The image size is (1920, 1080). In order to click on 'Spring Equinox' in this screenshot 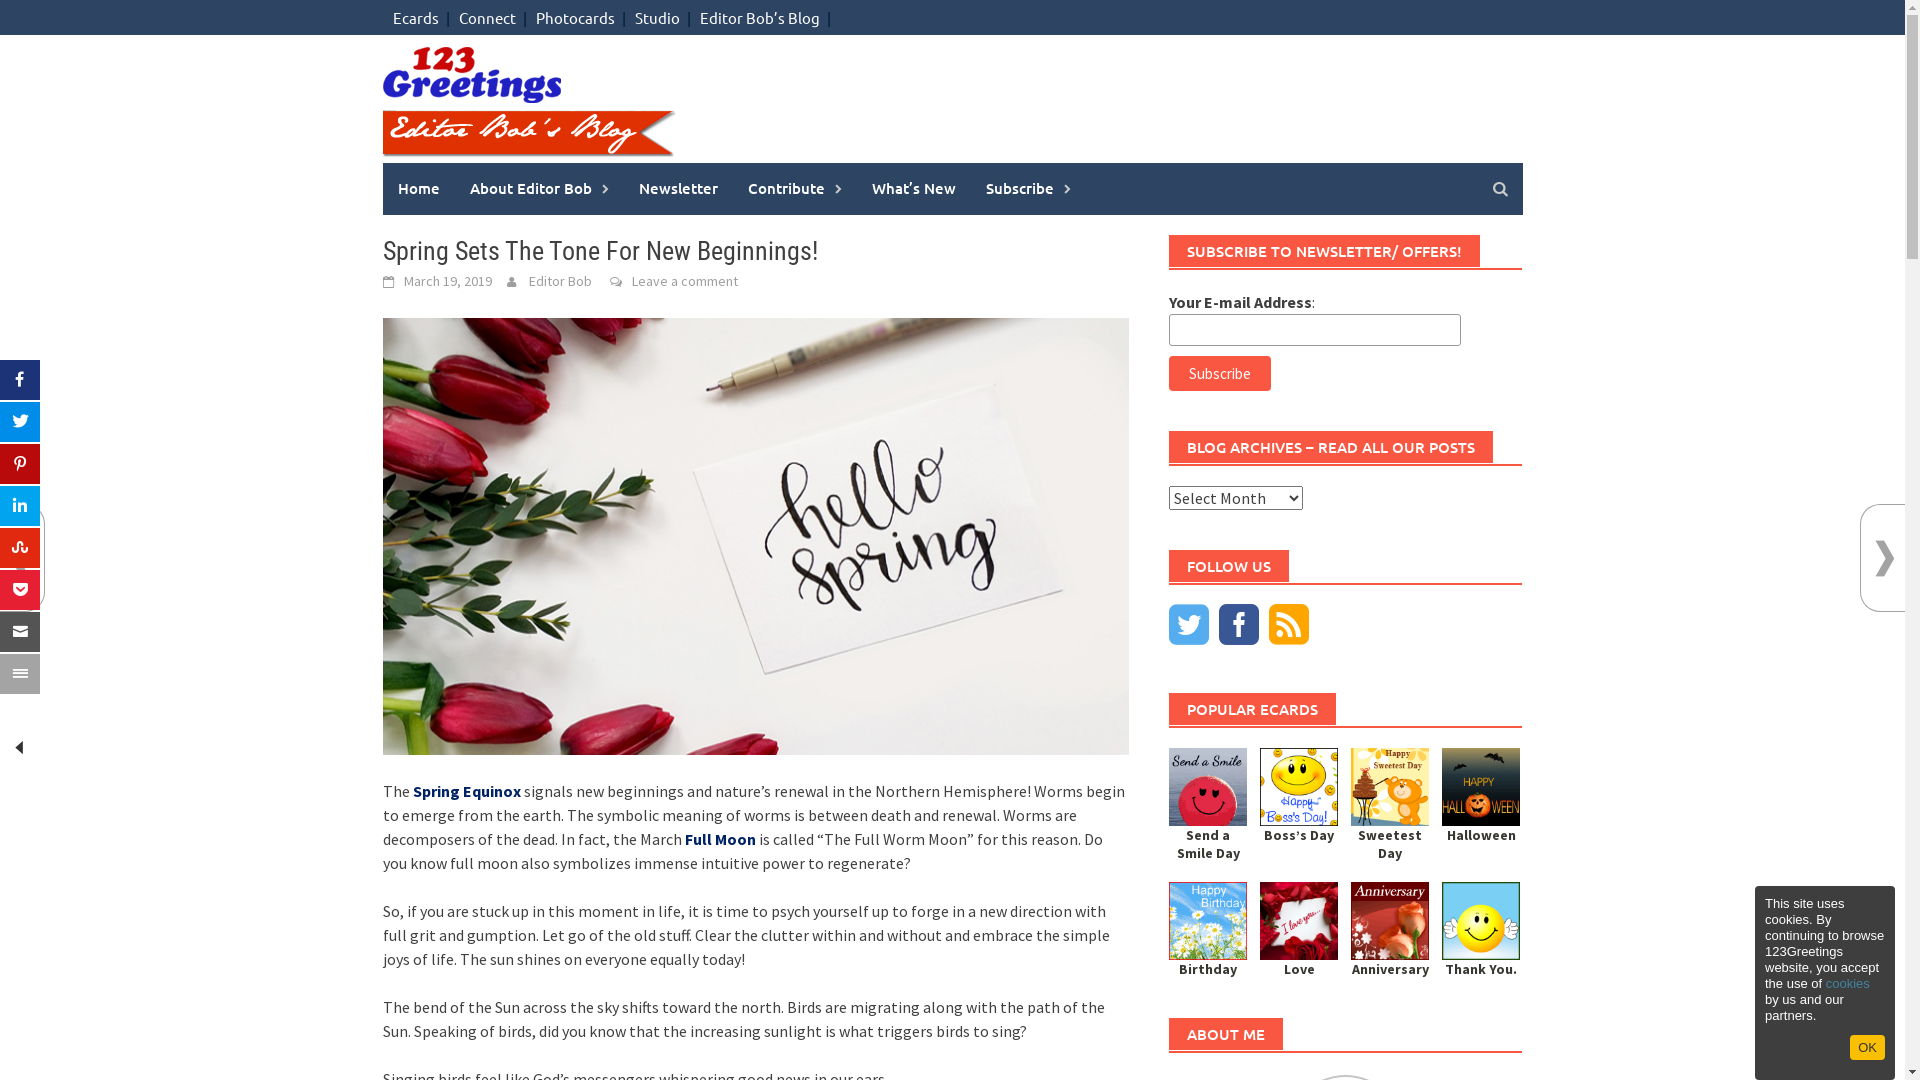, I will do `click(464, 789)`.